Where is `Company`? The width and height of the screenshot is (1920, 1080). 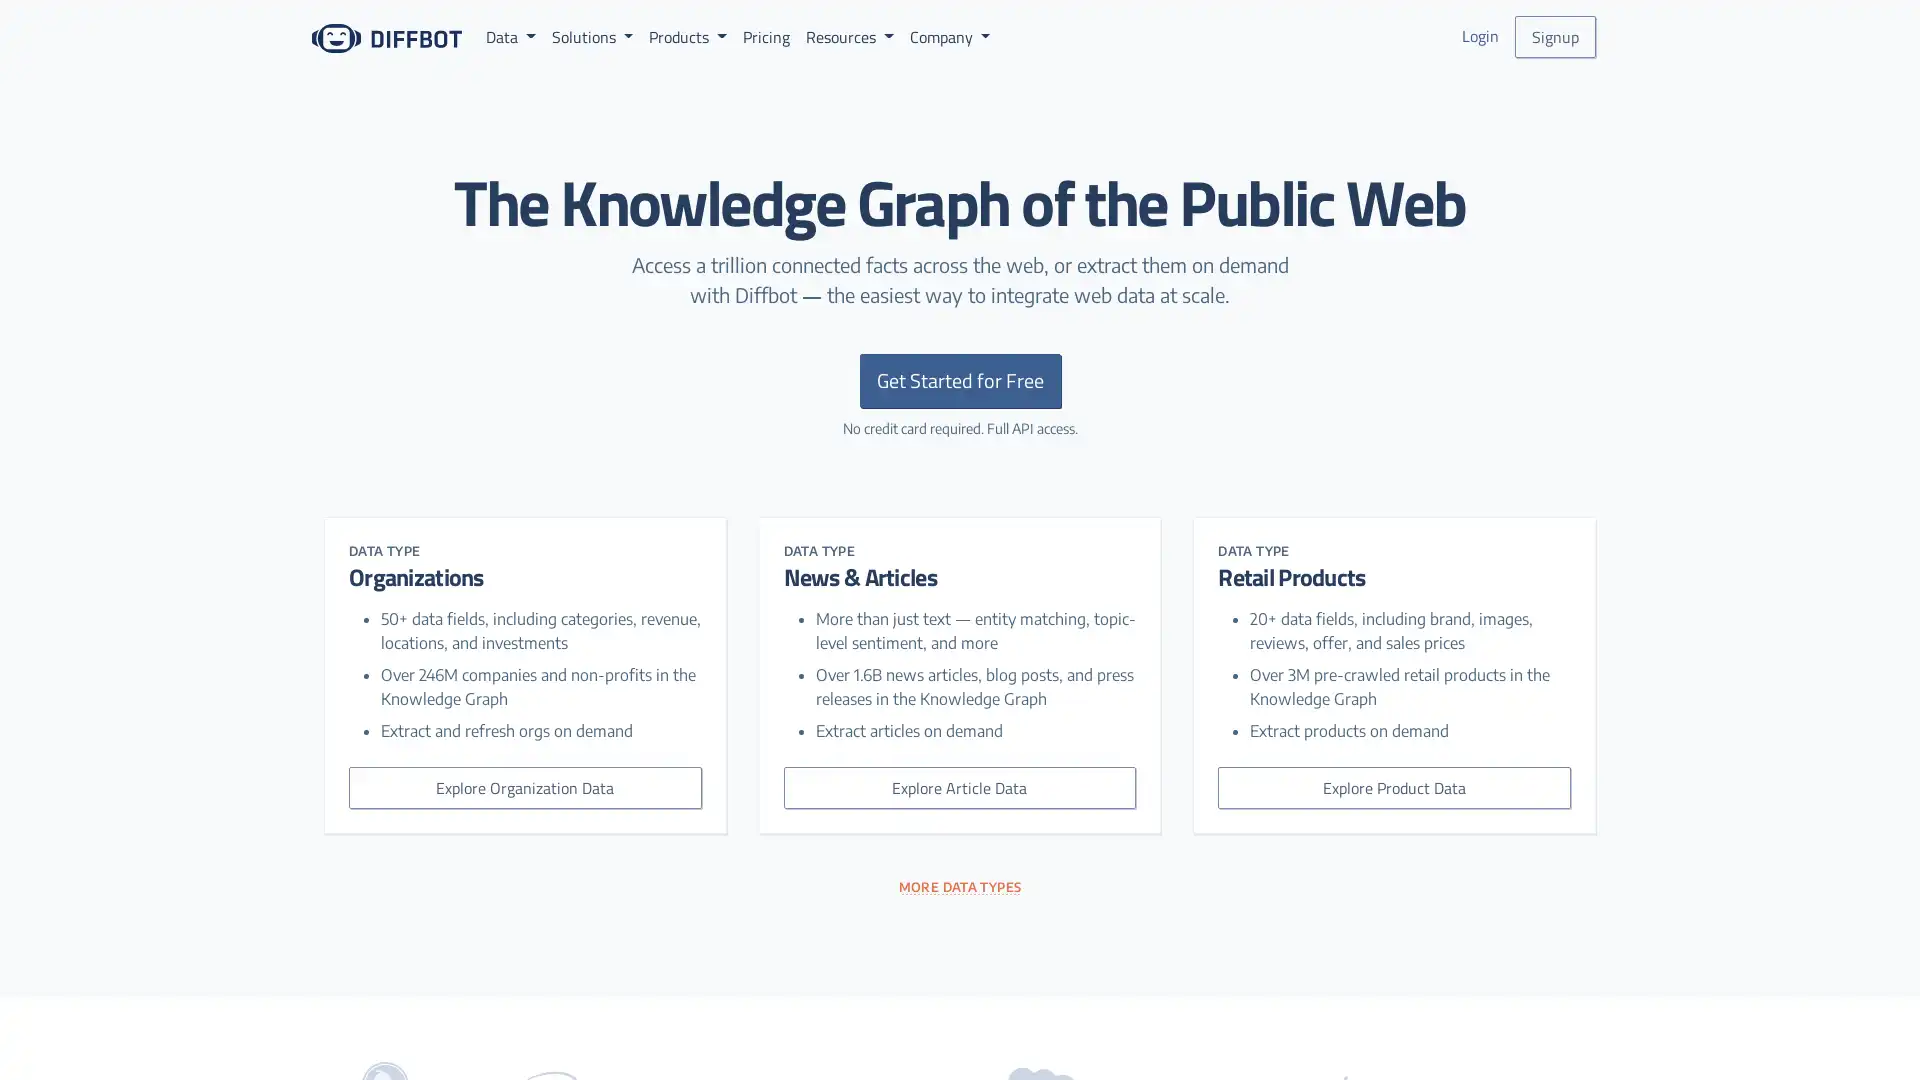 Company is located at coordinates (948, 37).